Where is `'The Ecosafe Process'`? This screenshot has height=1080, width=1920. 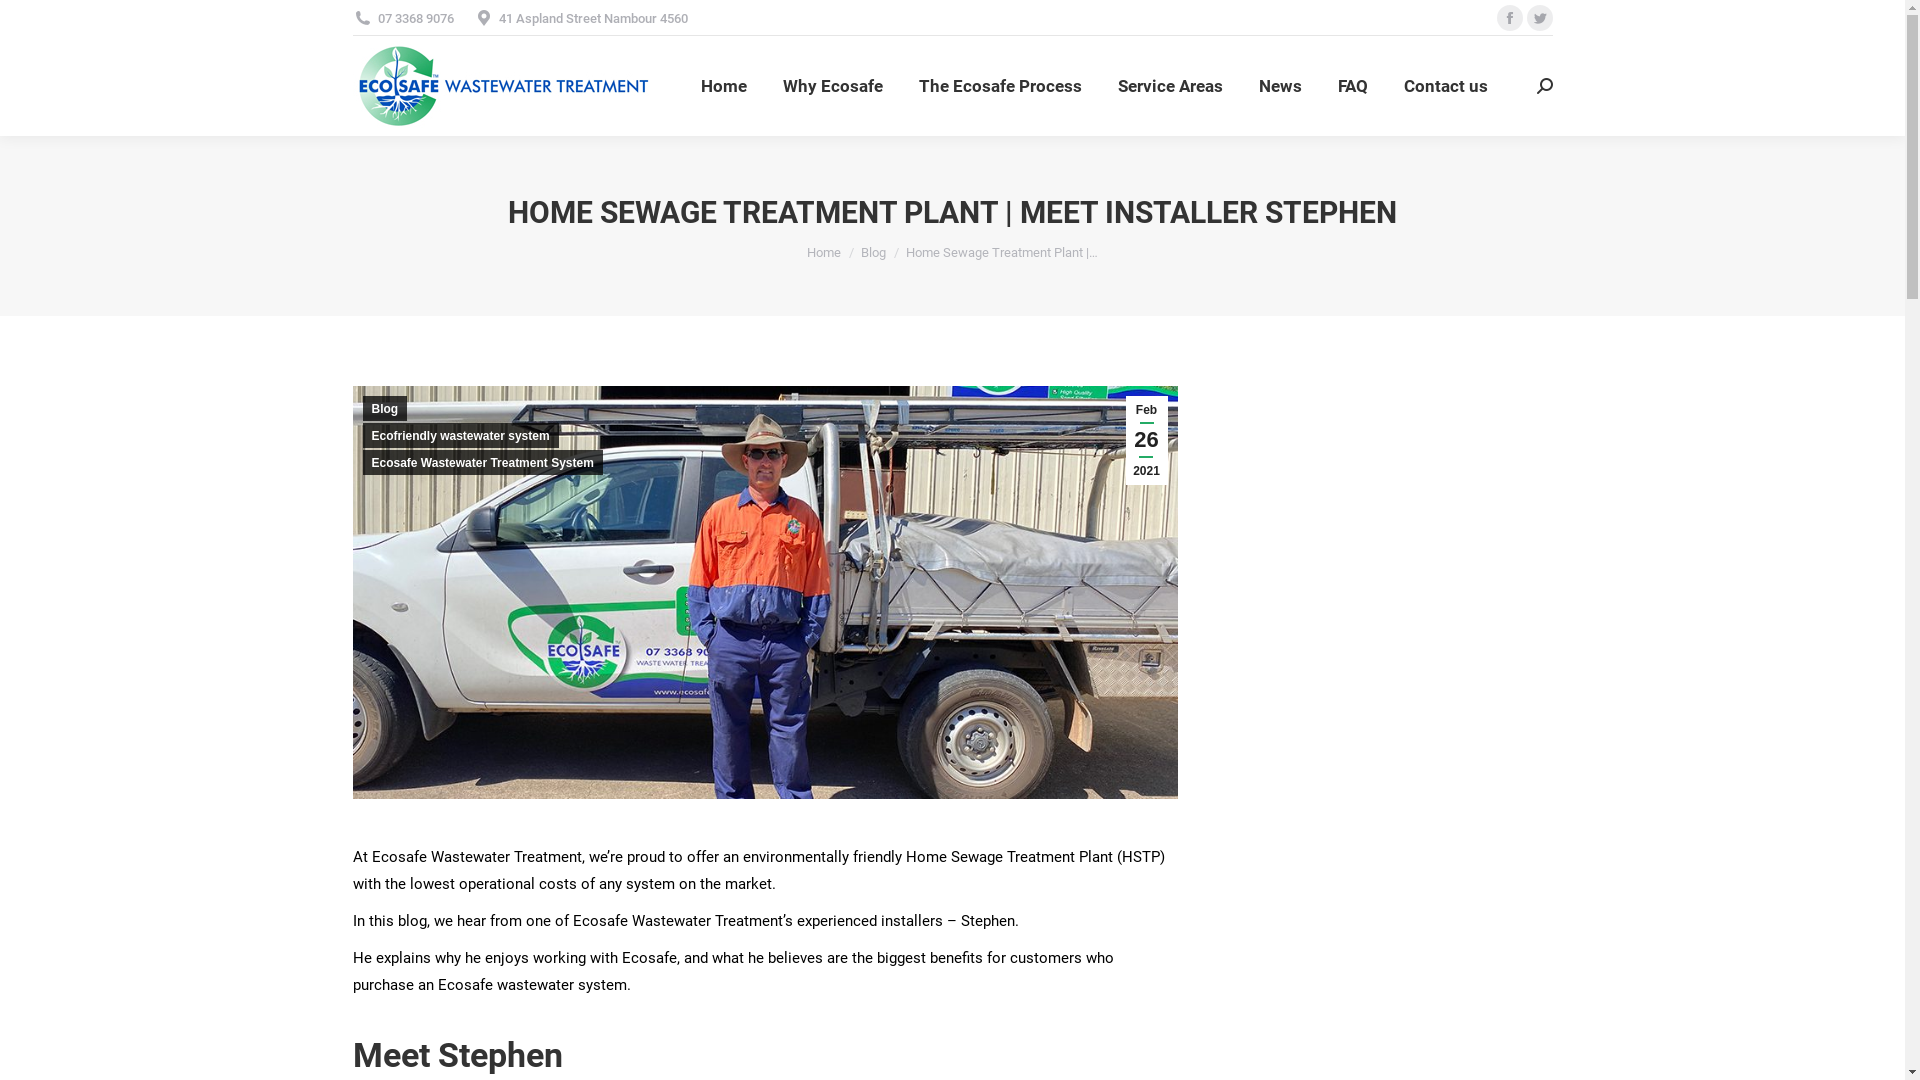
'The Ecosafe Process' is located at coordinates (1000, 84).